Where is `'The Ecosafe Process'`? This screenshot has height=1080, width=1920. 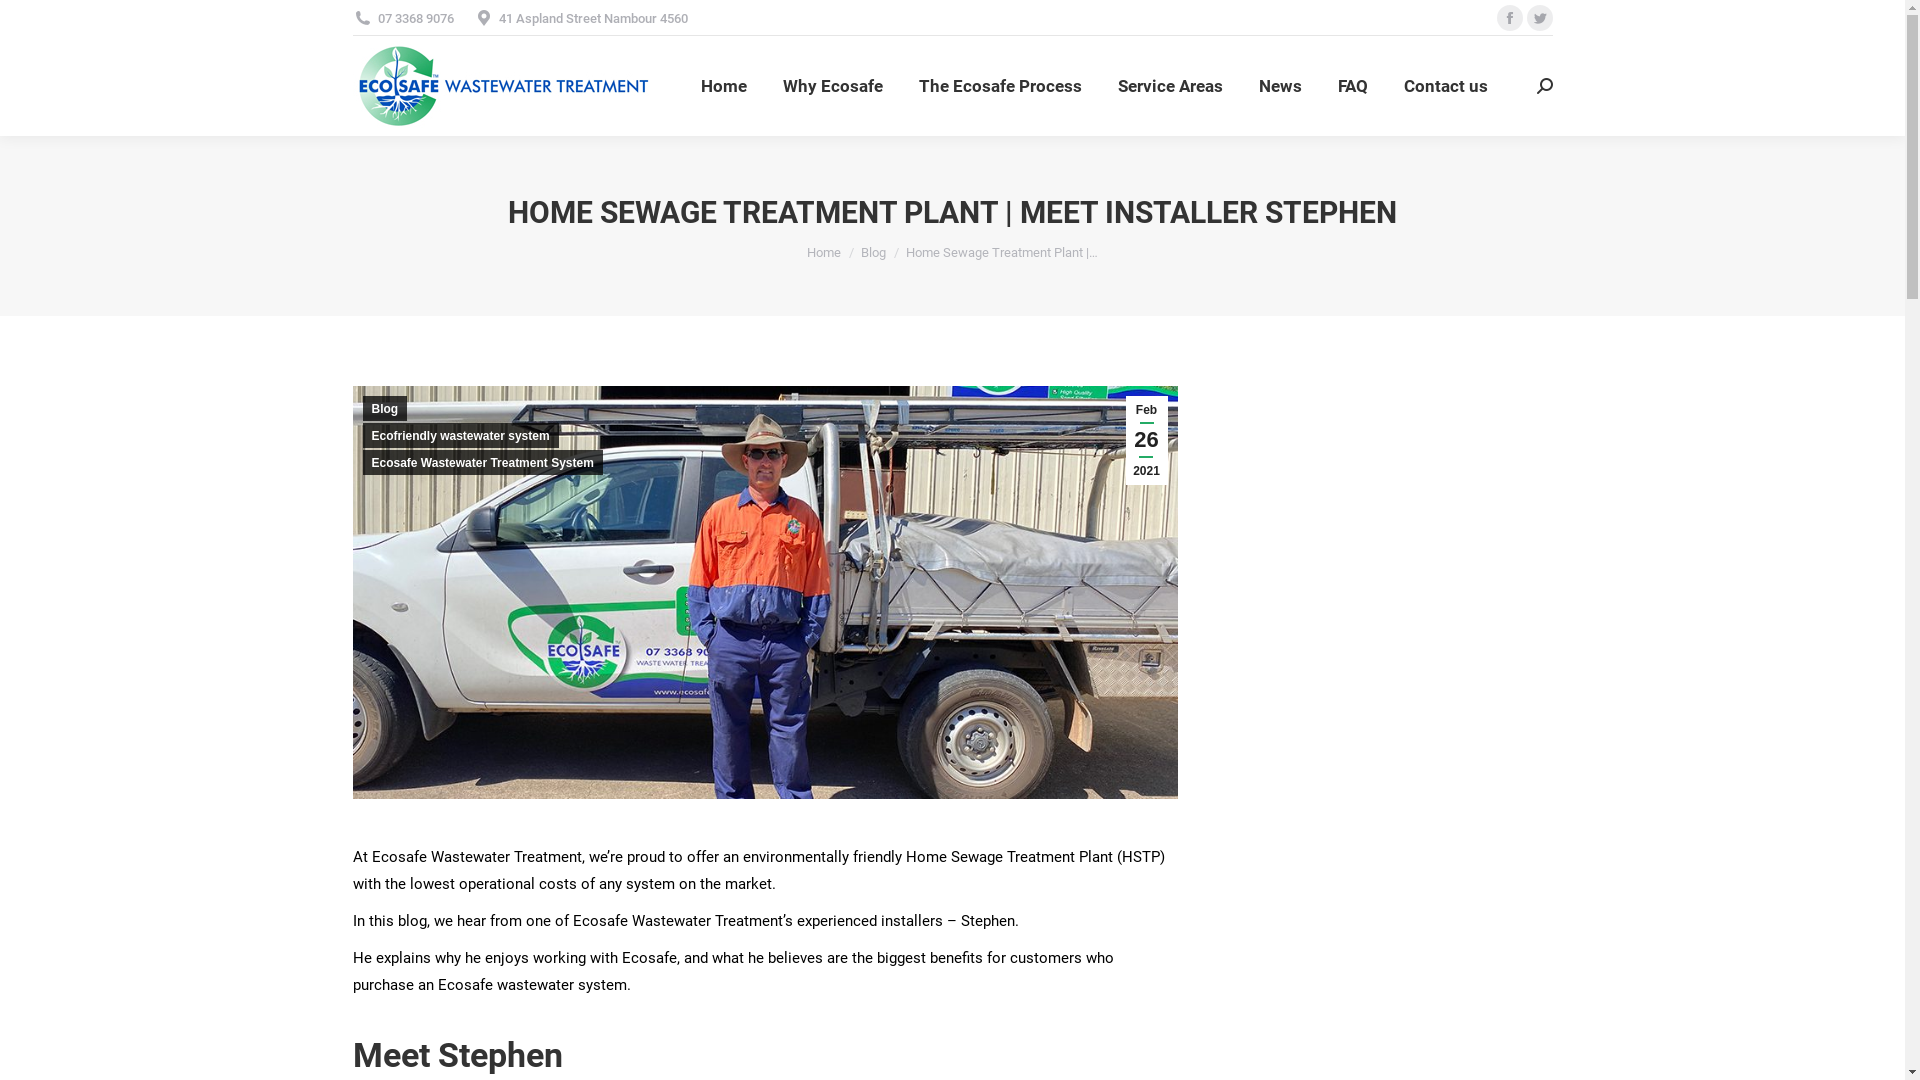
'The Ecosafe Process' is located at coordinates (1000, 84).